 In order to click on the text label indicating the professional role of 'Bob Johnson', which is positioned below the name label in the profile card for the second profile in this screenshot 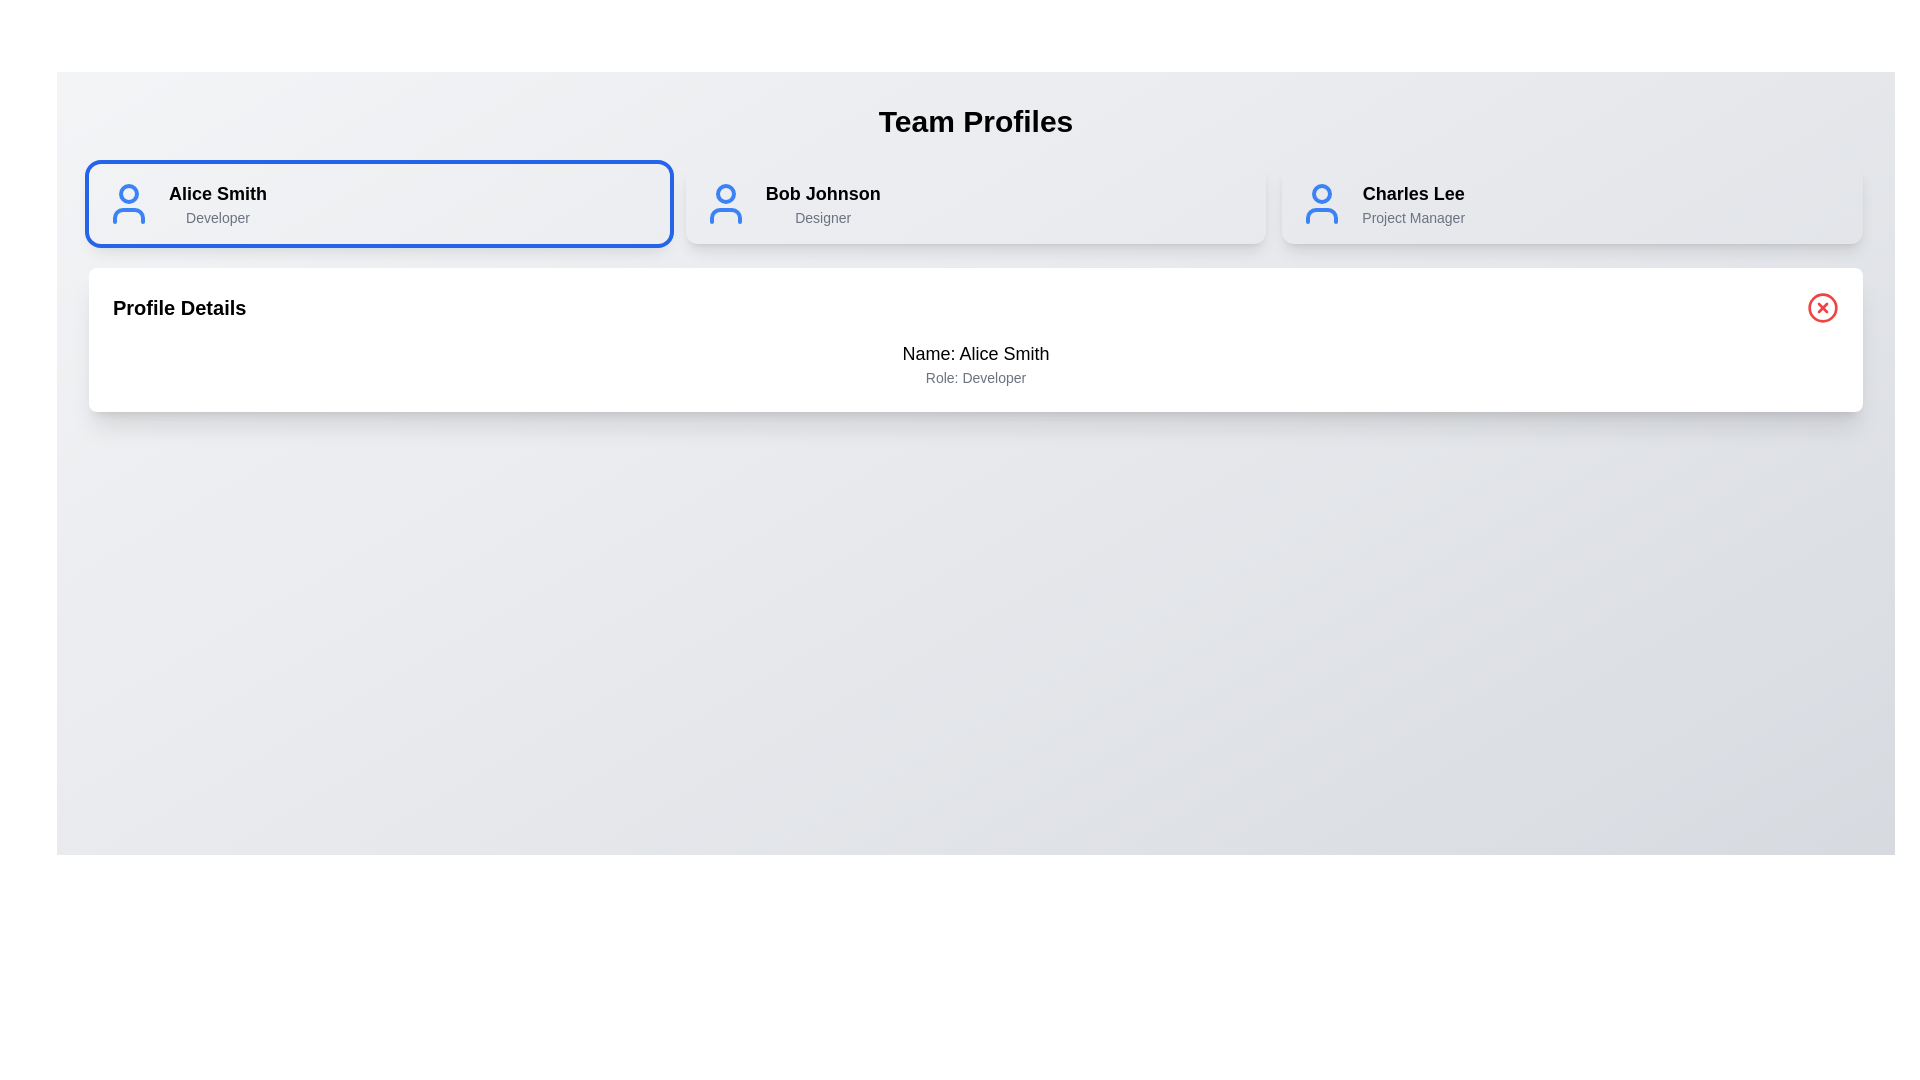, I will do `click(823, 218)`.